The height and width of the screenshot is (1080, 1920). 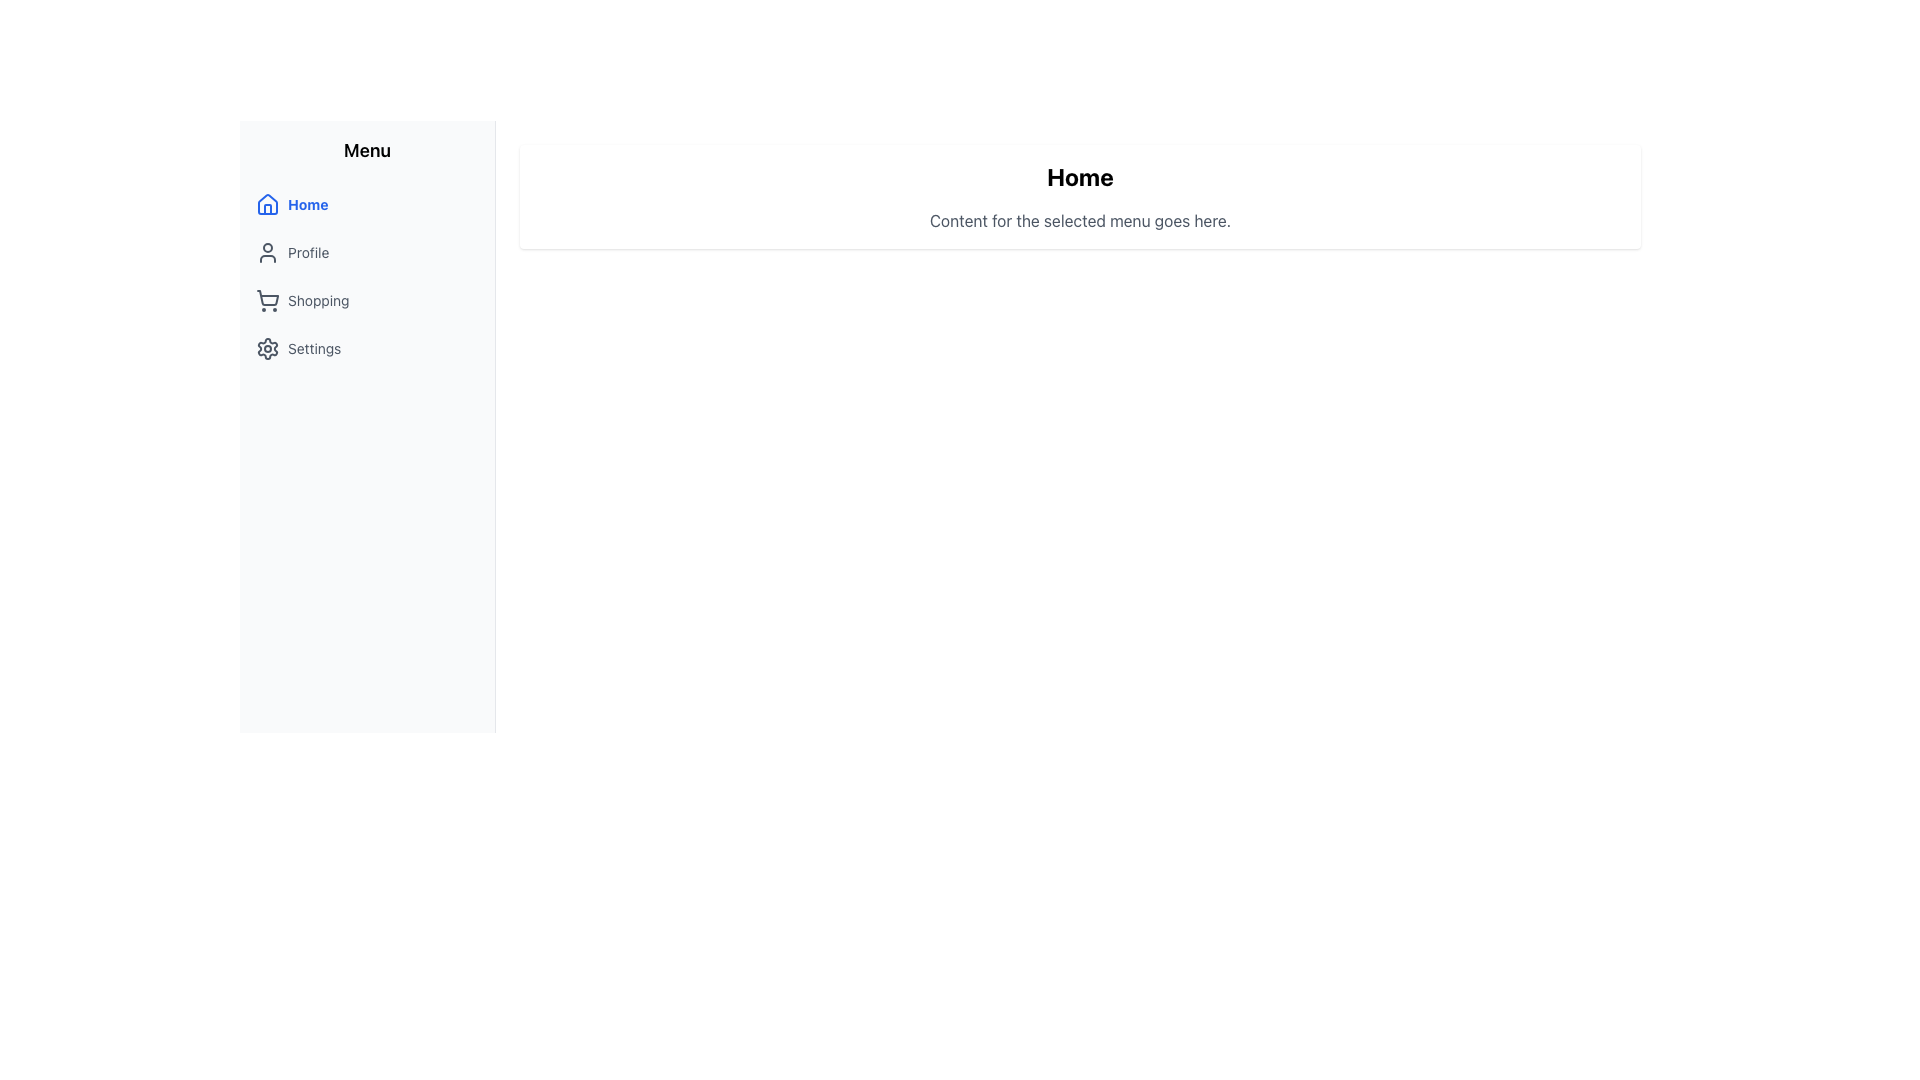 What do you see at coordinates (267, 347) in the screenshot?
I see `the gear icon` at bounding box center [267, 347].